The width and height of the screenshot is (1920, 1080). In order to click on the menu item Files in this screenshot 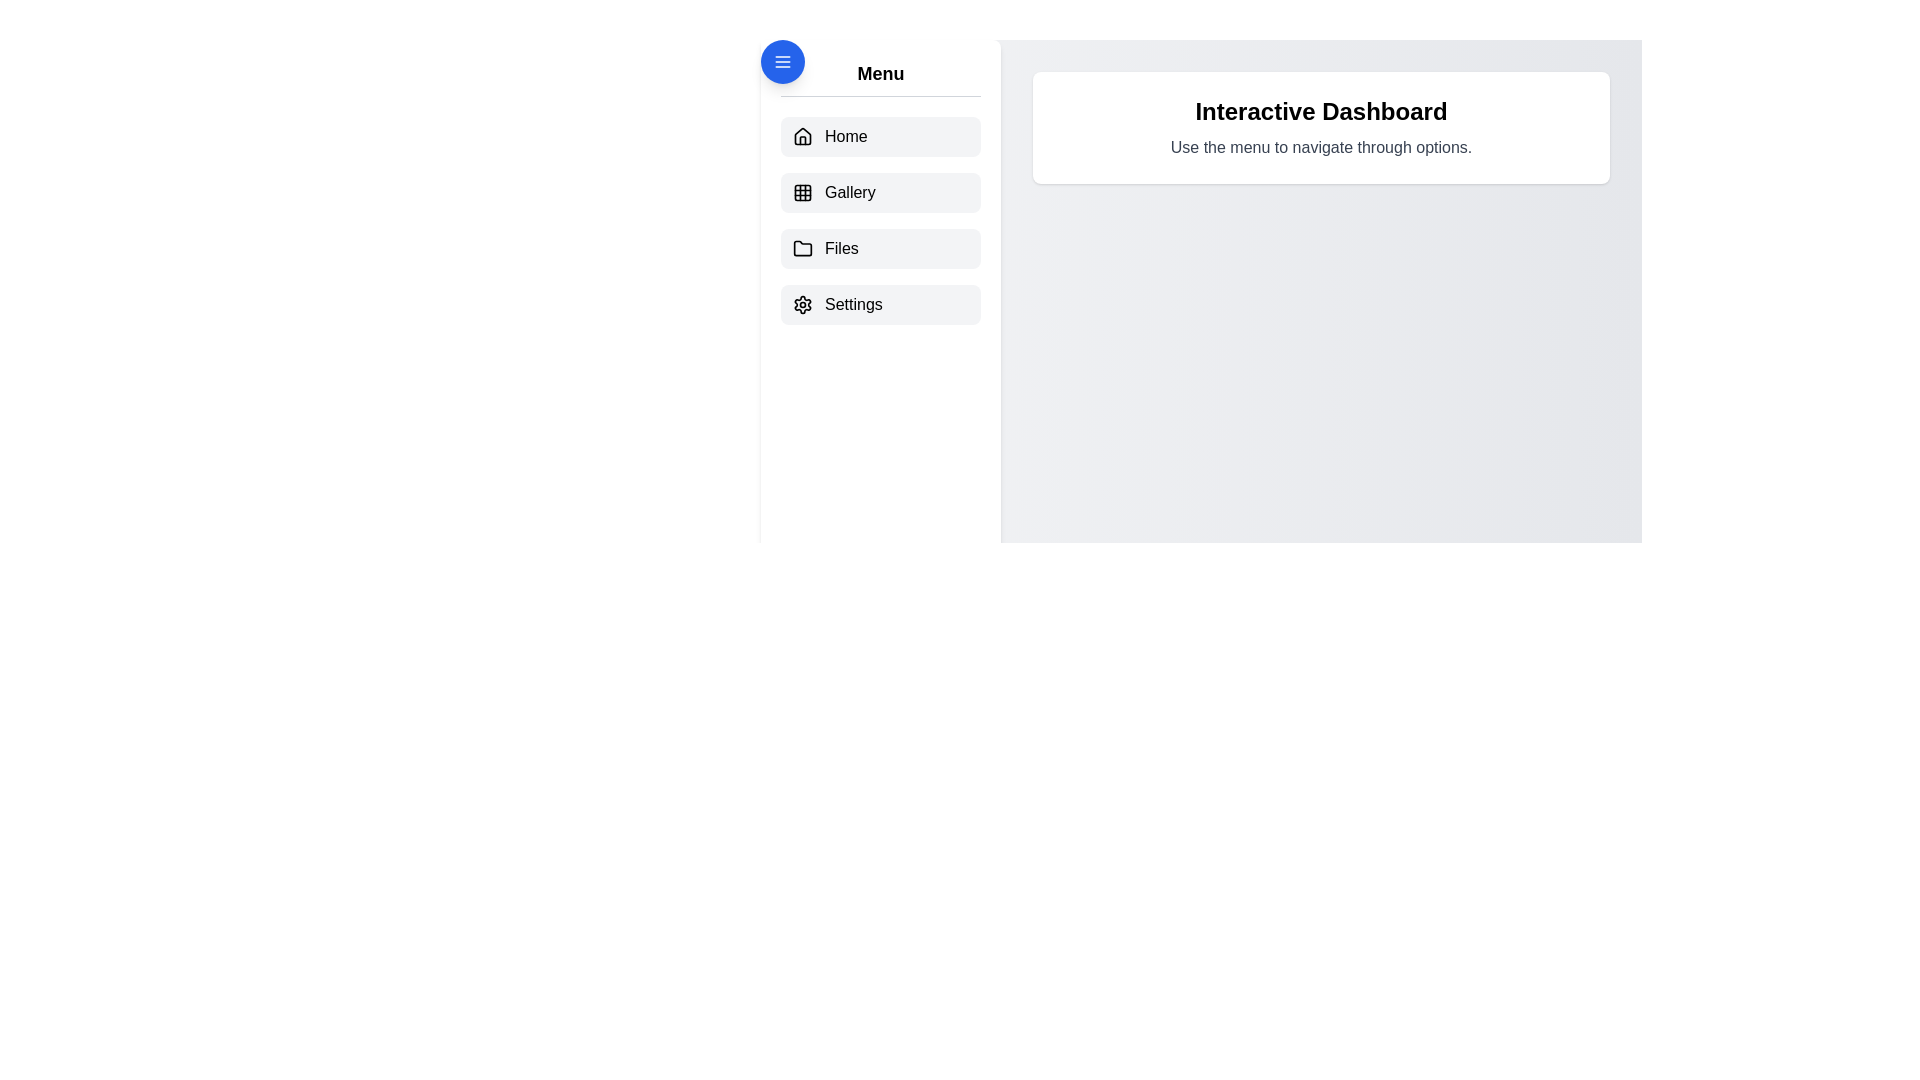, I will do `click(880, 248)`.